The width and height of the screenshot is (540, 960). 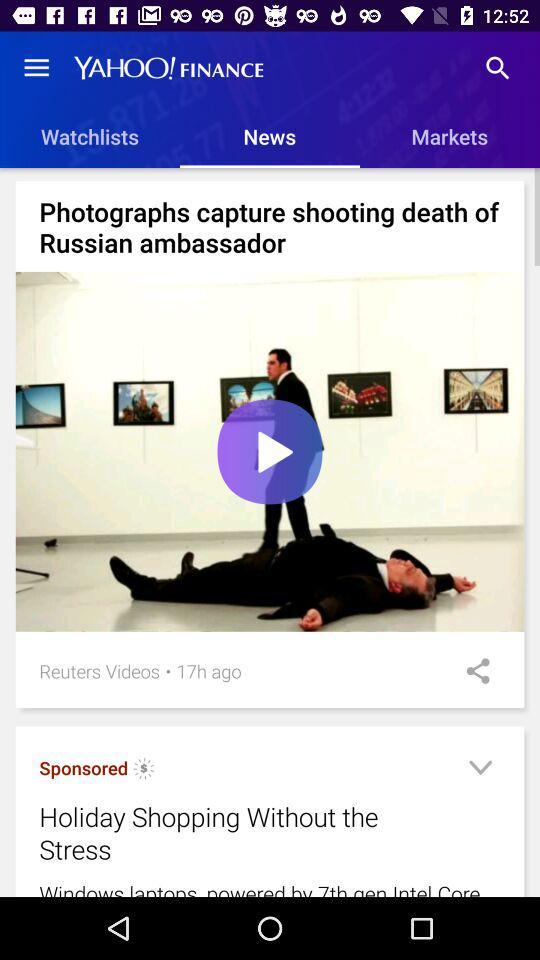 I want to click on the item below the photographs capture shooting, so click(x=270, y=451).